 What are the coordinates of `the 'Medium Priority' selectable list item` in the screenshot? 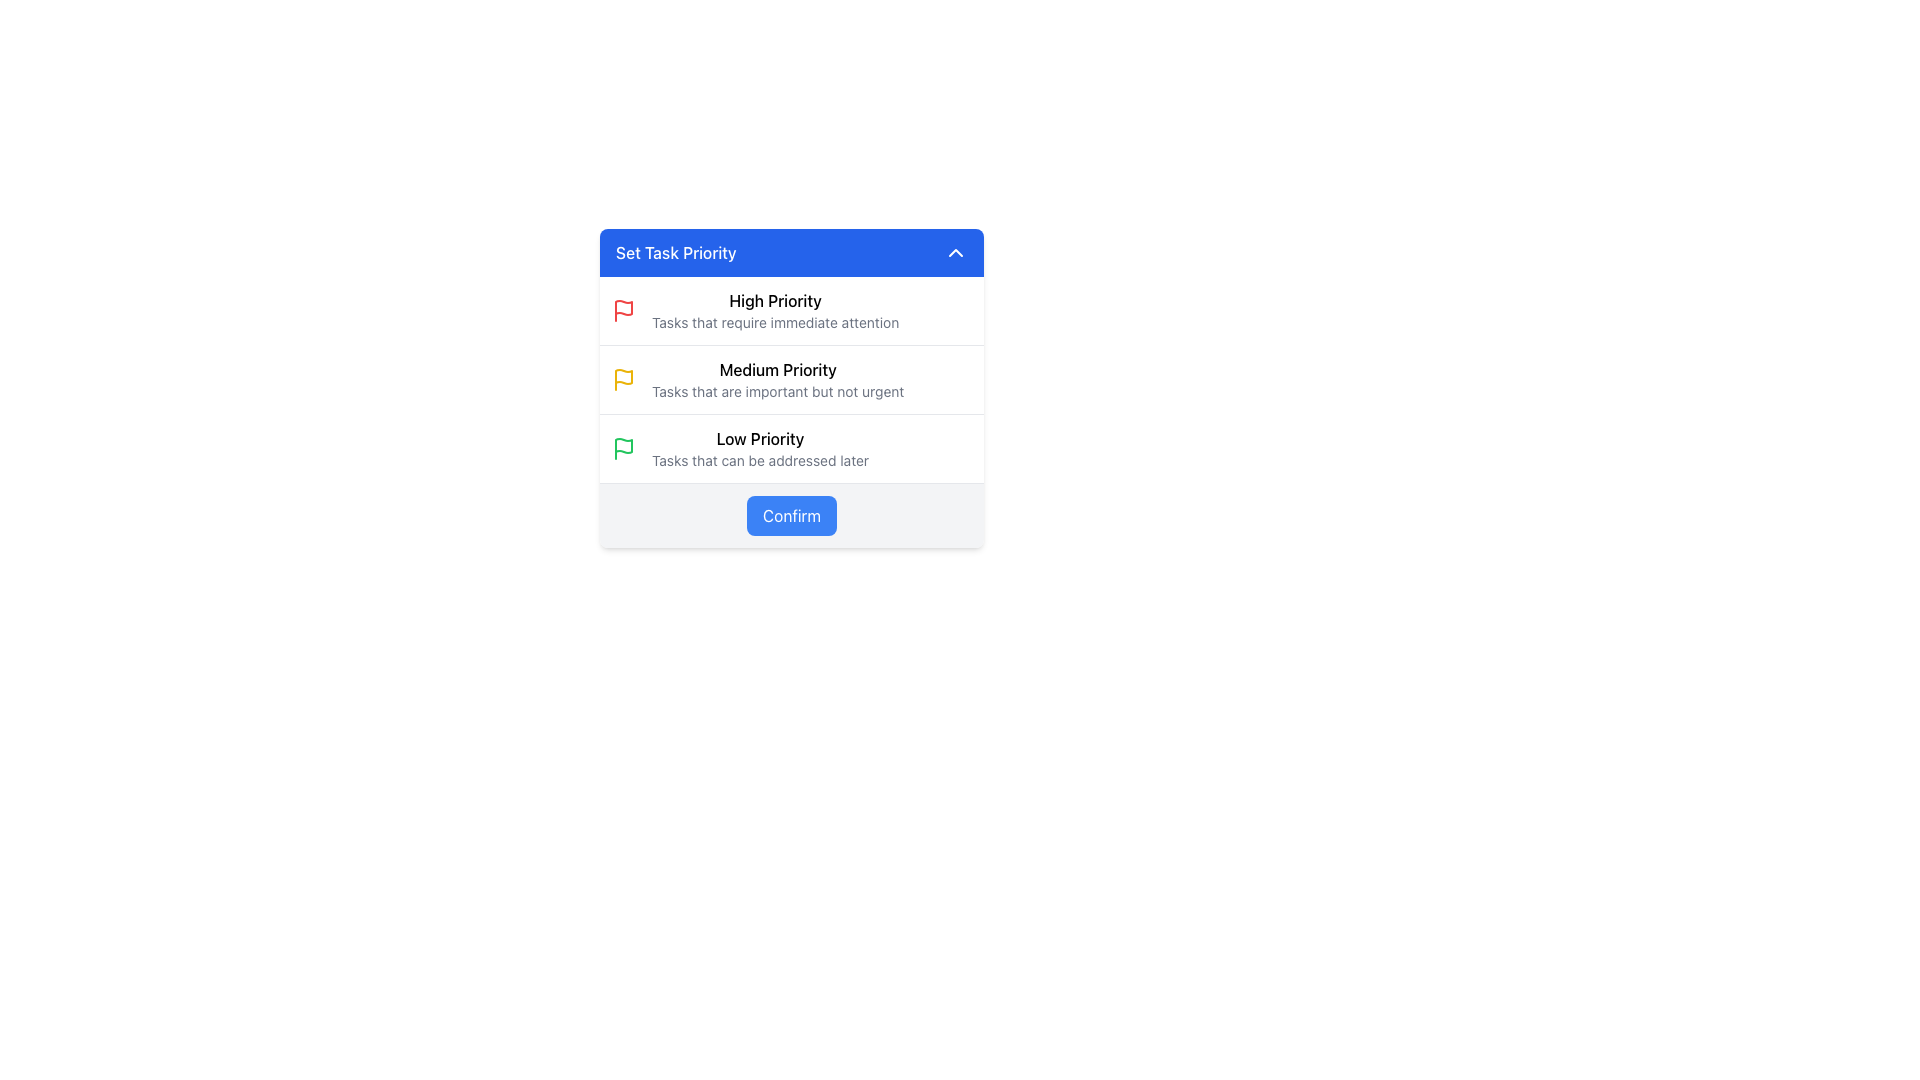 It's located at (791, 379).